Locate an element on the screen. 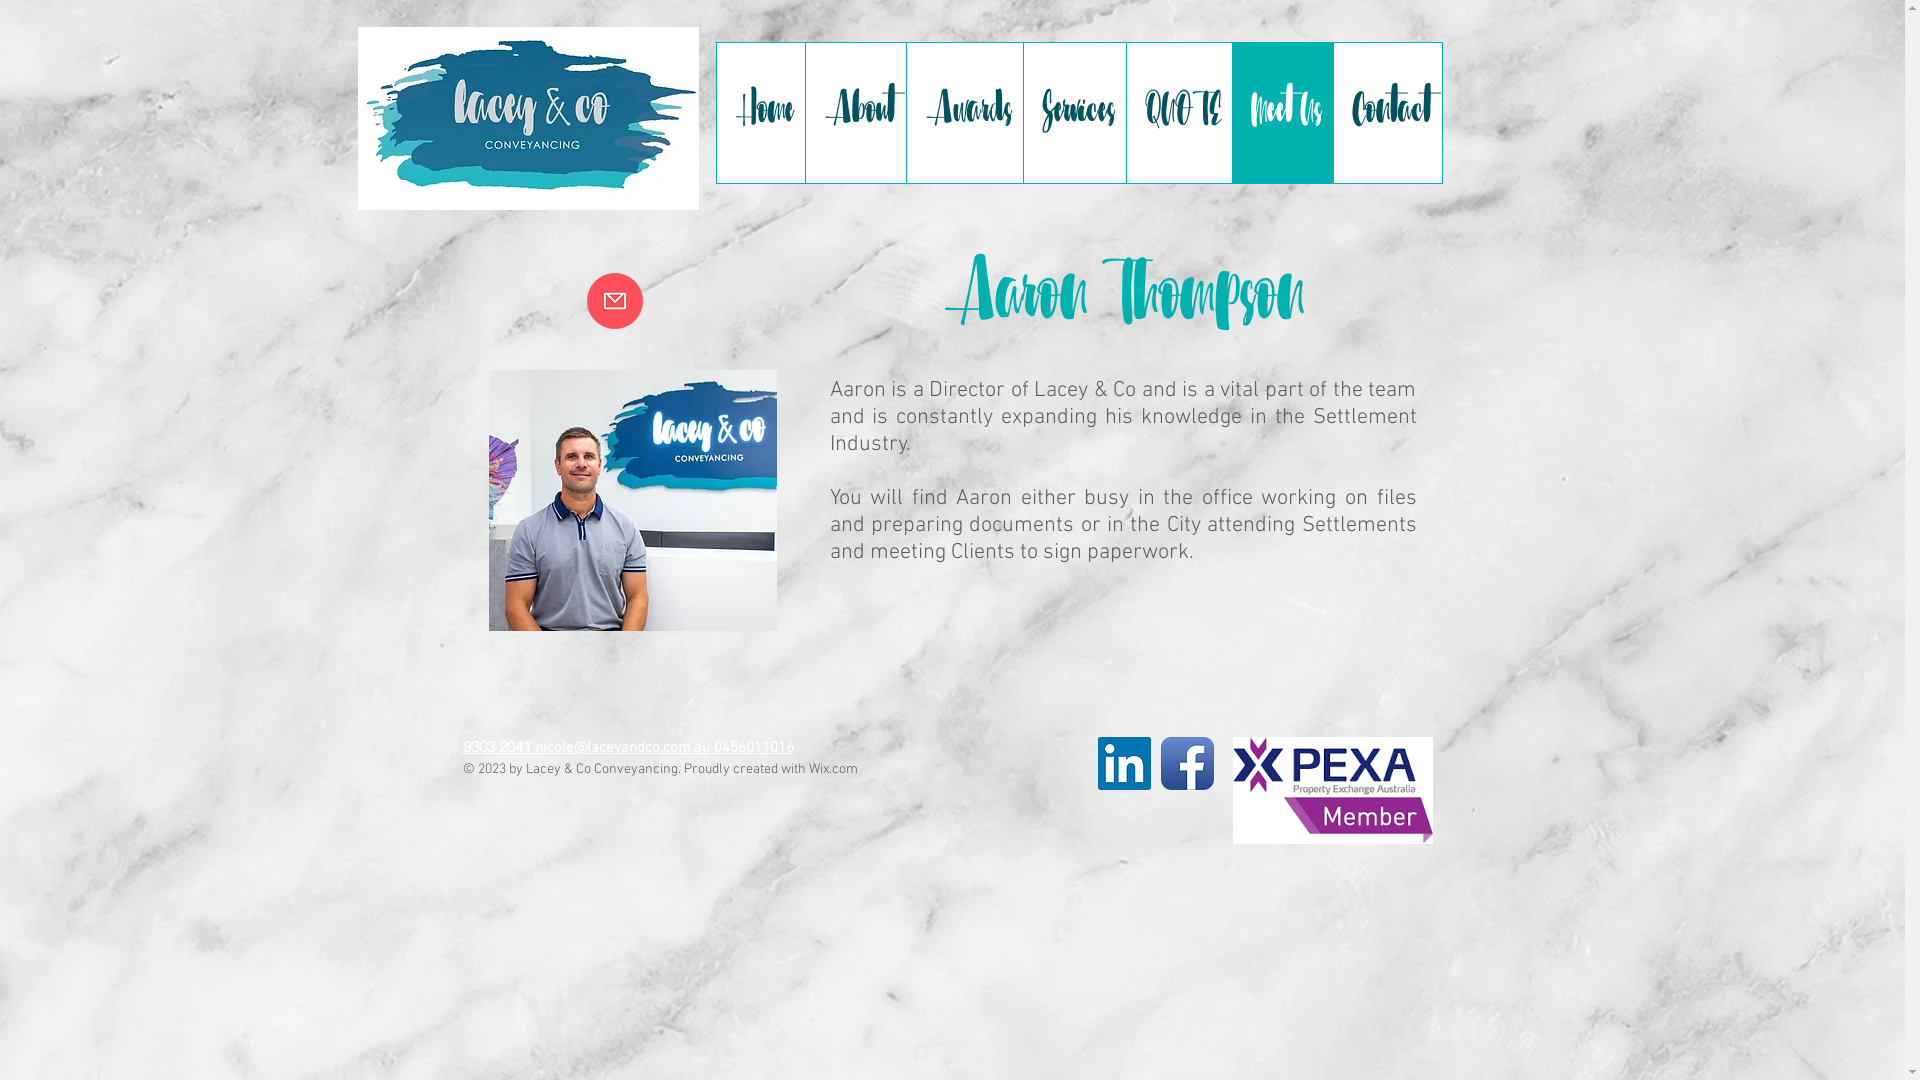  'Services' is located at coordinates (1072, 112).